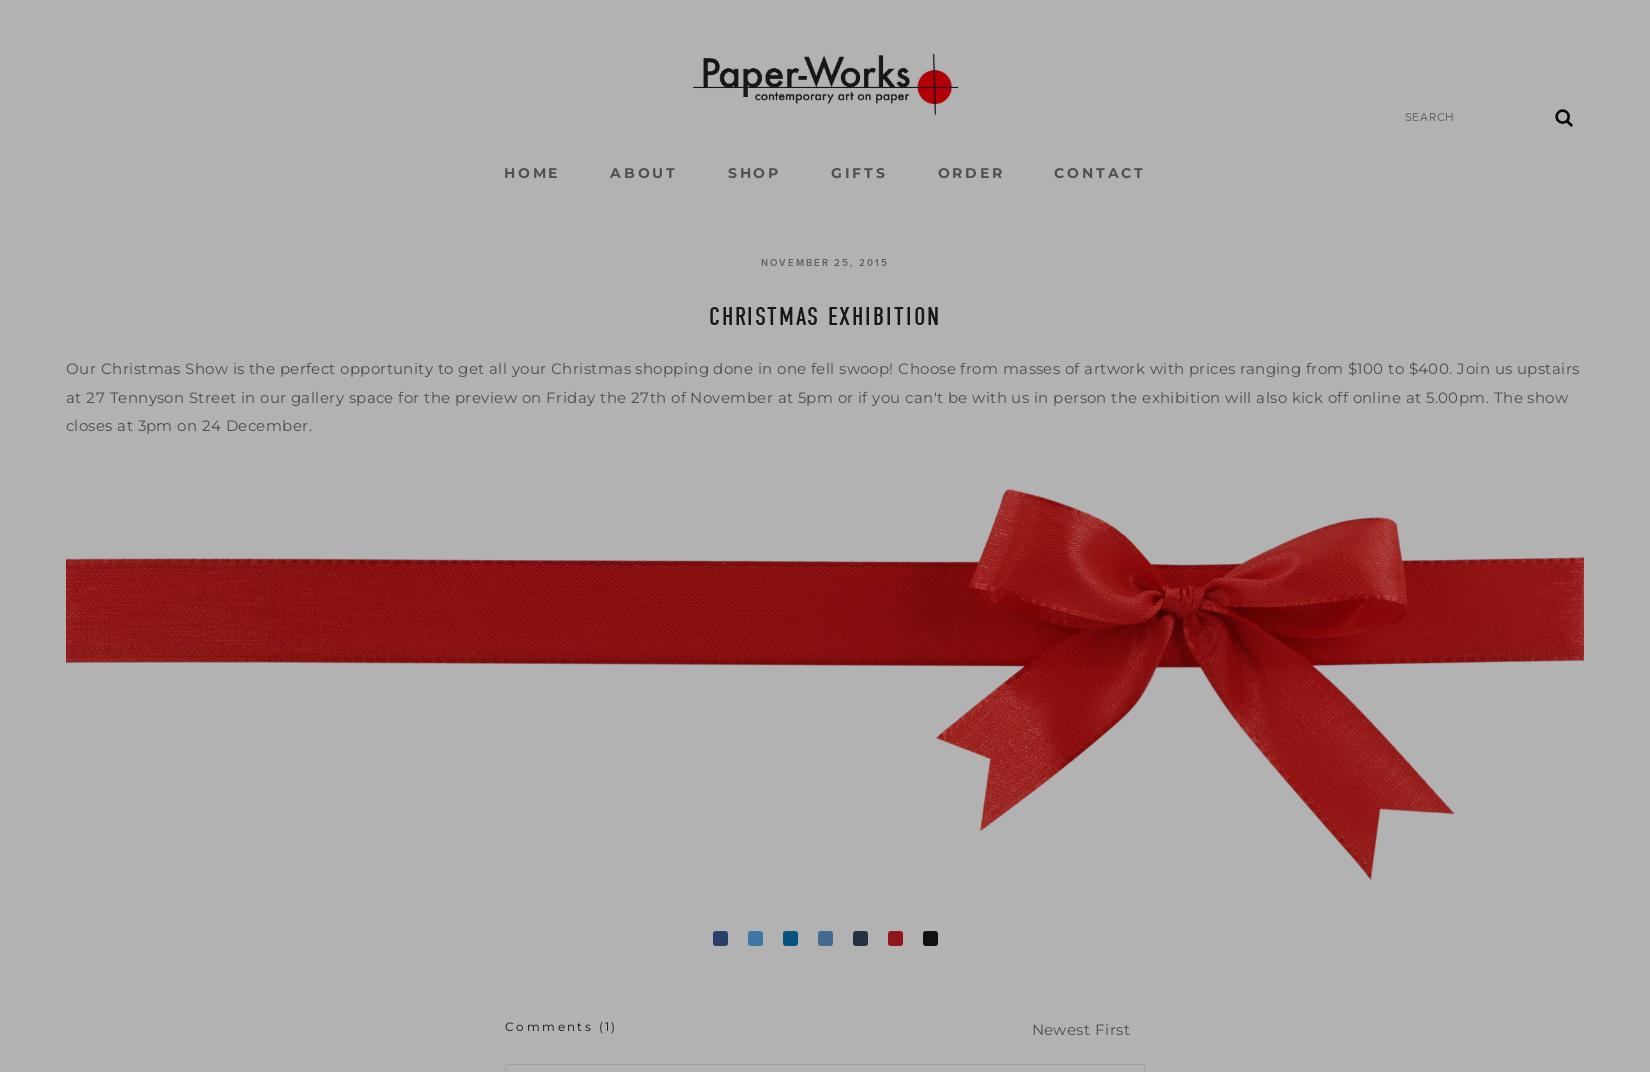  What do you see at coordinates (752, 172) in the screenshot?
I see `'SHOP'` at bounding box center [752, 172].